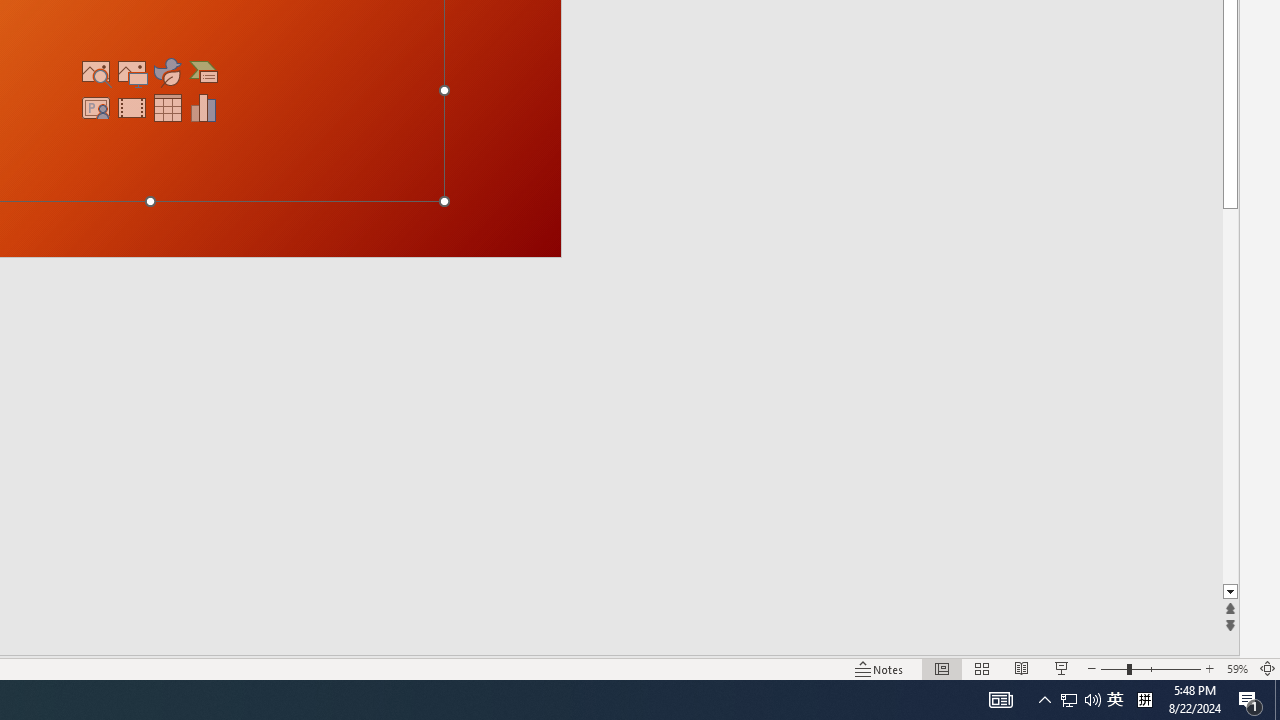  I want to click on 'Insert Cameo', so click(95, 108).